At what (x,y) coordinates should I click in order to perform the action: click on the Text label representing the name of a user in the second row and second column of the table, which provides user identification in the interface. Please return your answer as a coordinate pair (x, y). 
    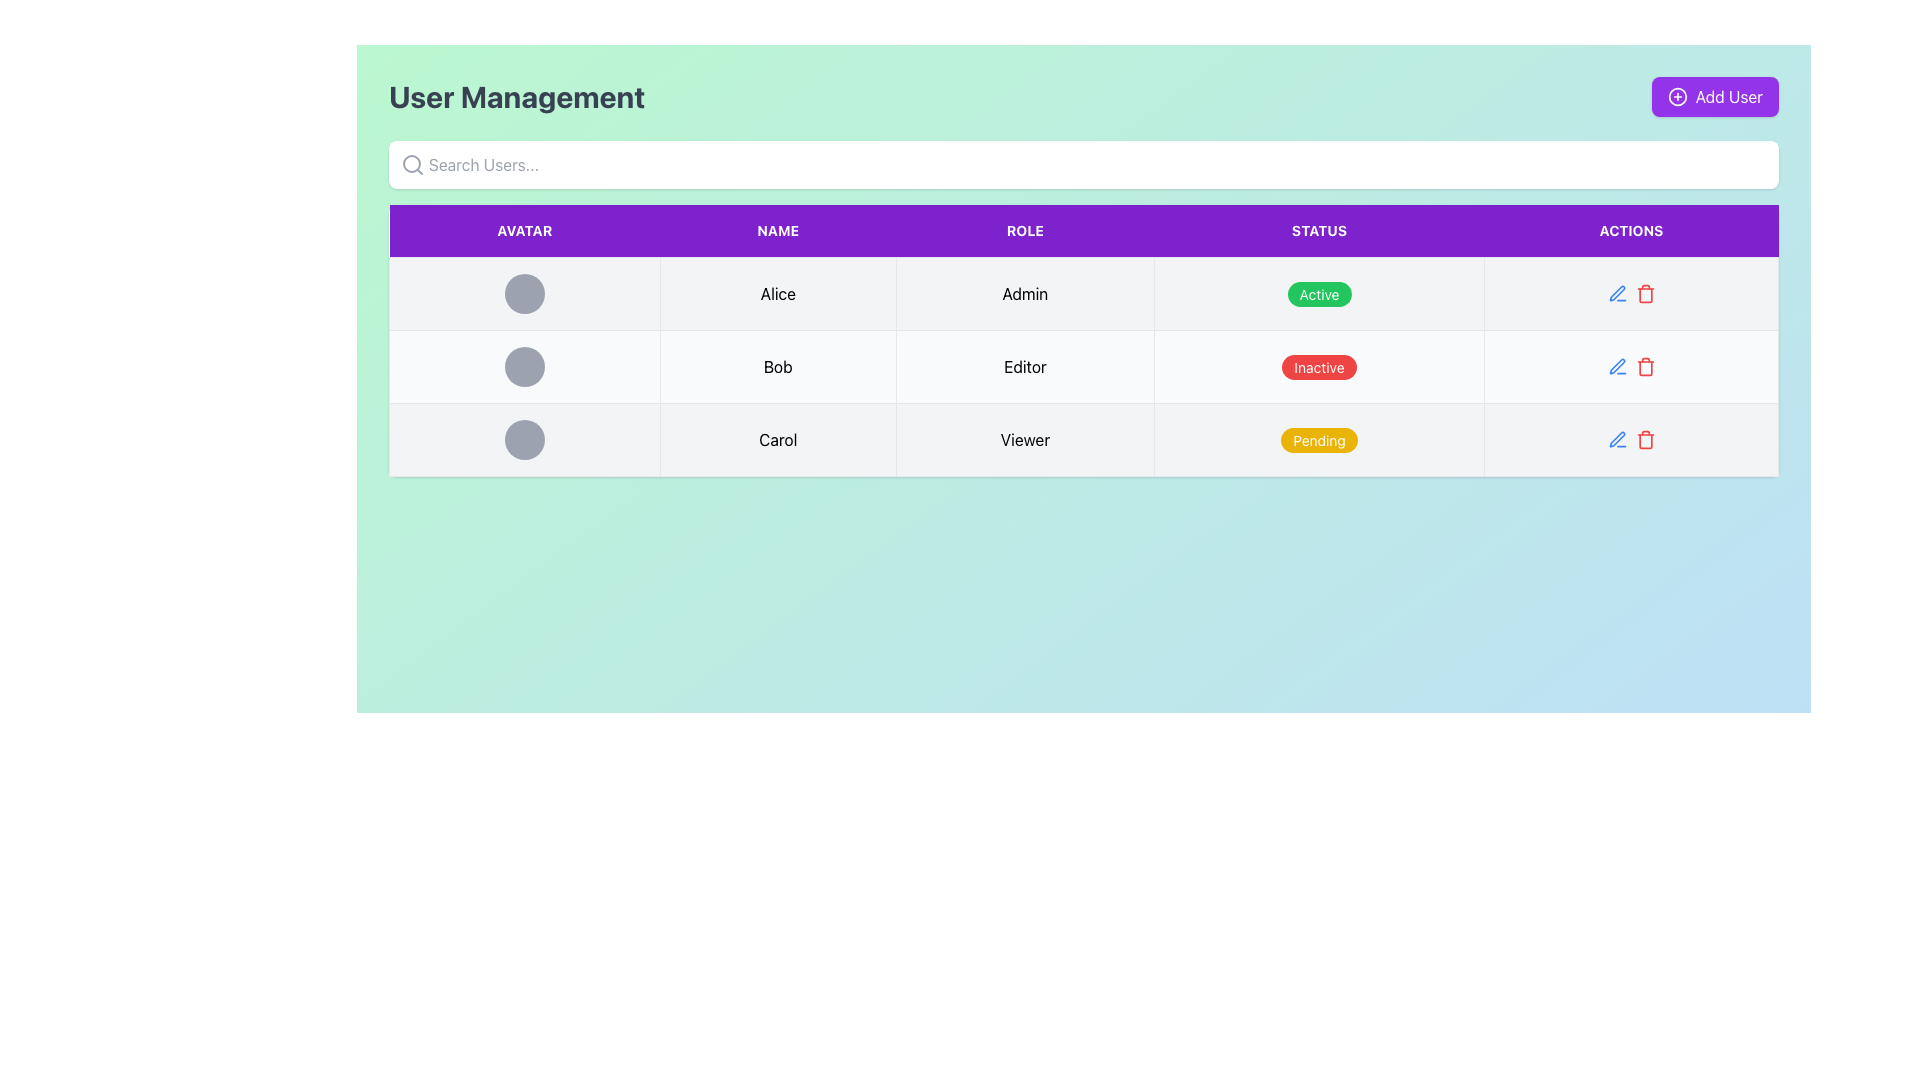
    Looking at the image, I should click on (777, 366).